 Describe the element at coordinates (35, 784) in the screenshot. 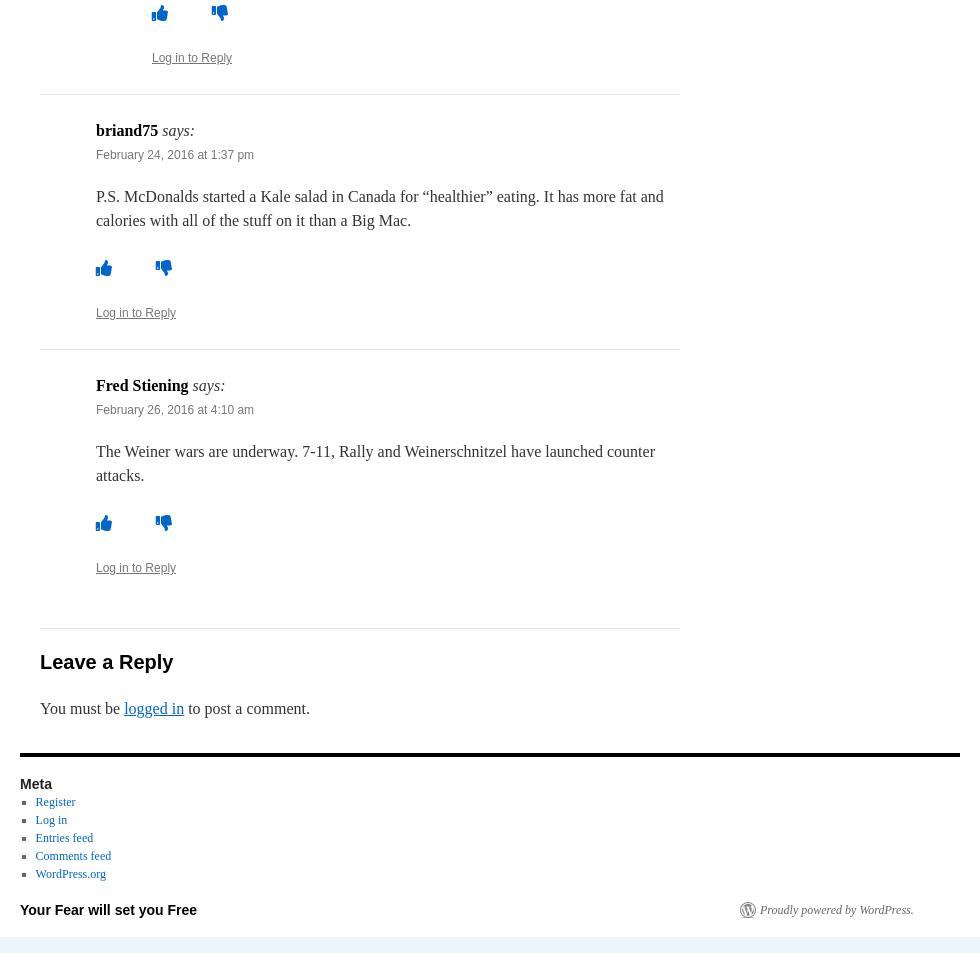

I see `'Meta'` at that location.